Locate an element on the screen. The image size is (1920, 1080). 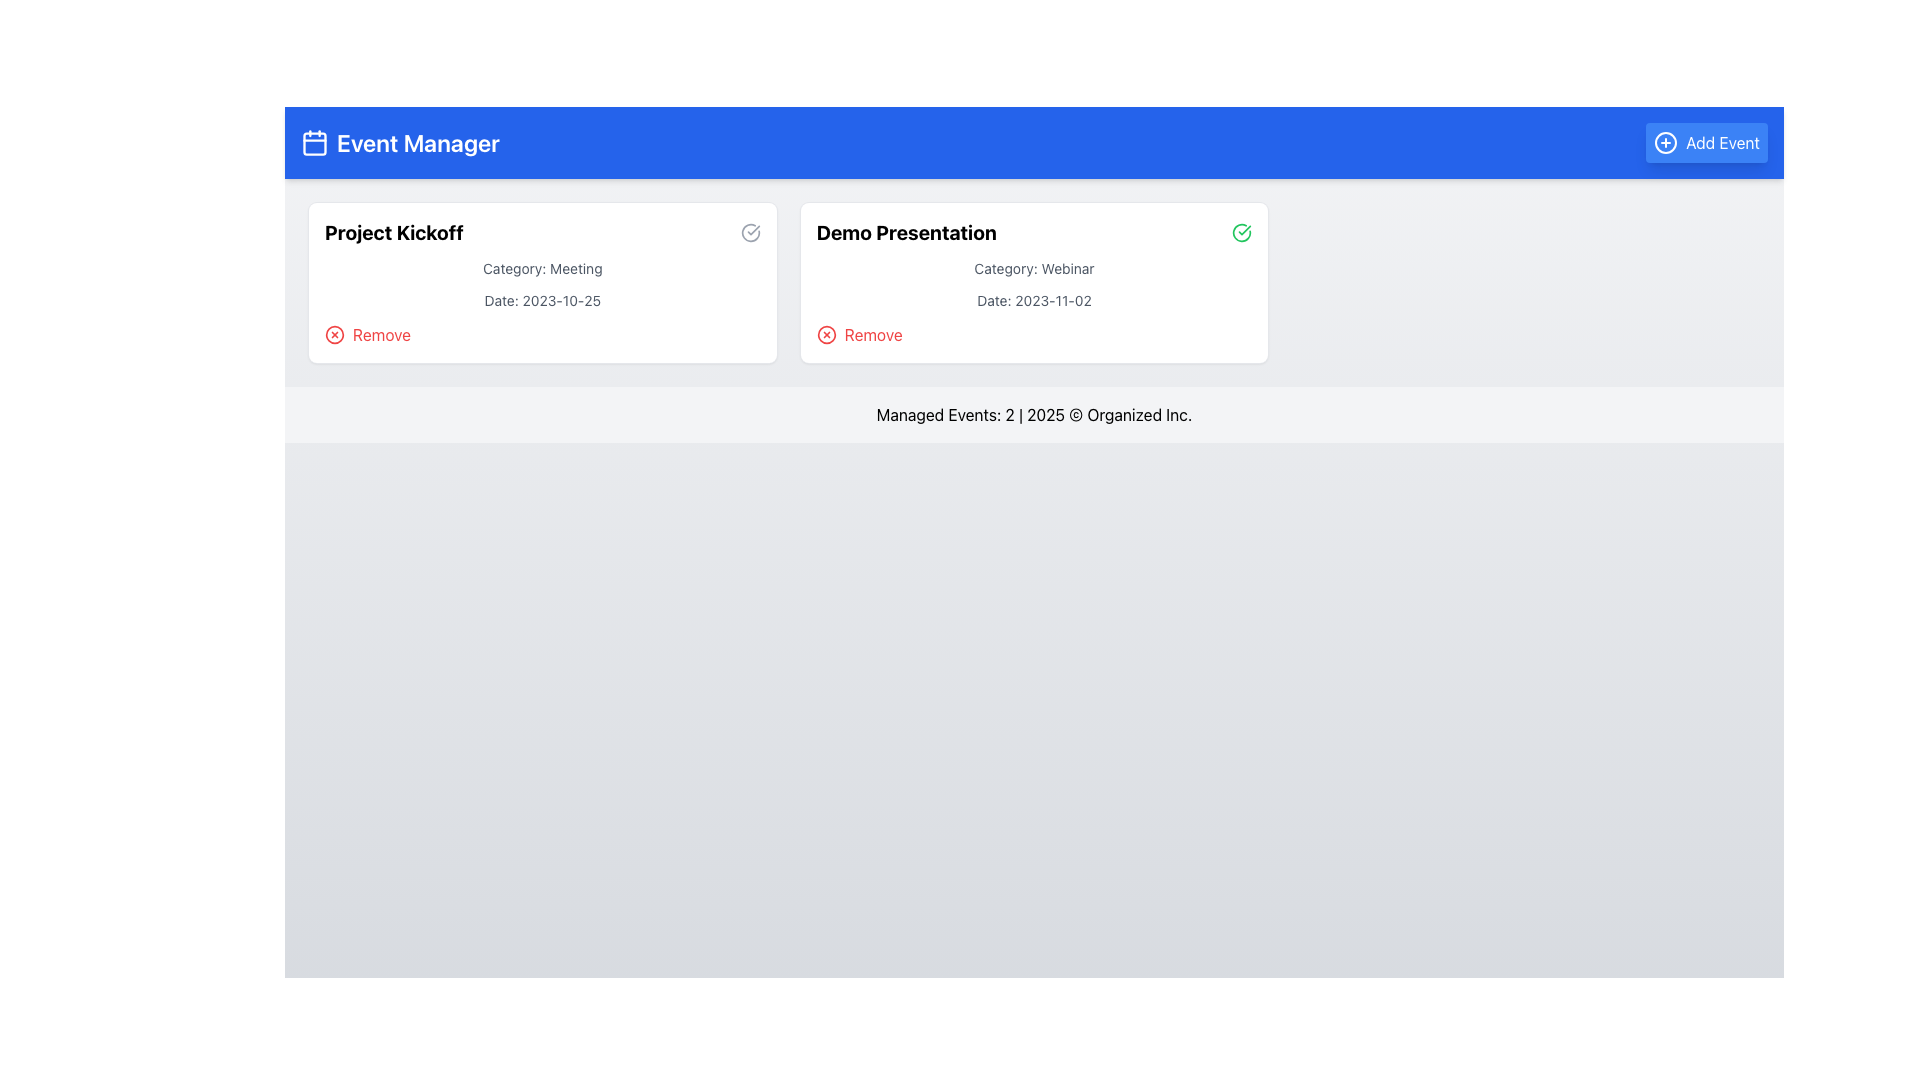
the status icon is located at coordinates (749, 231).